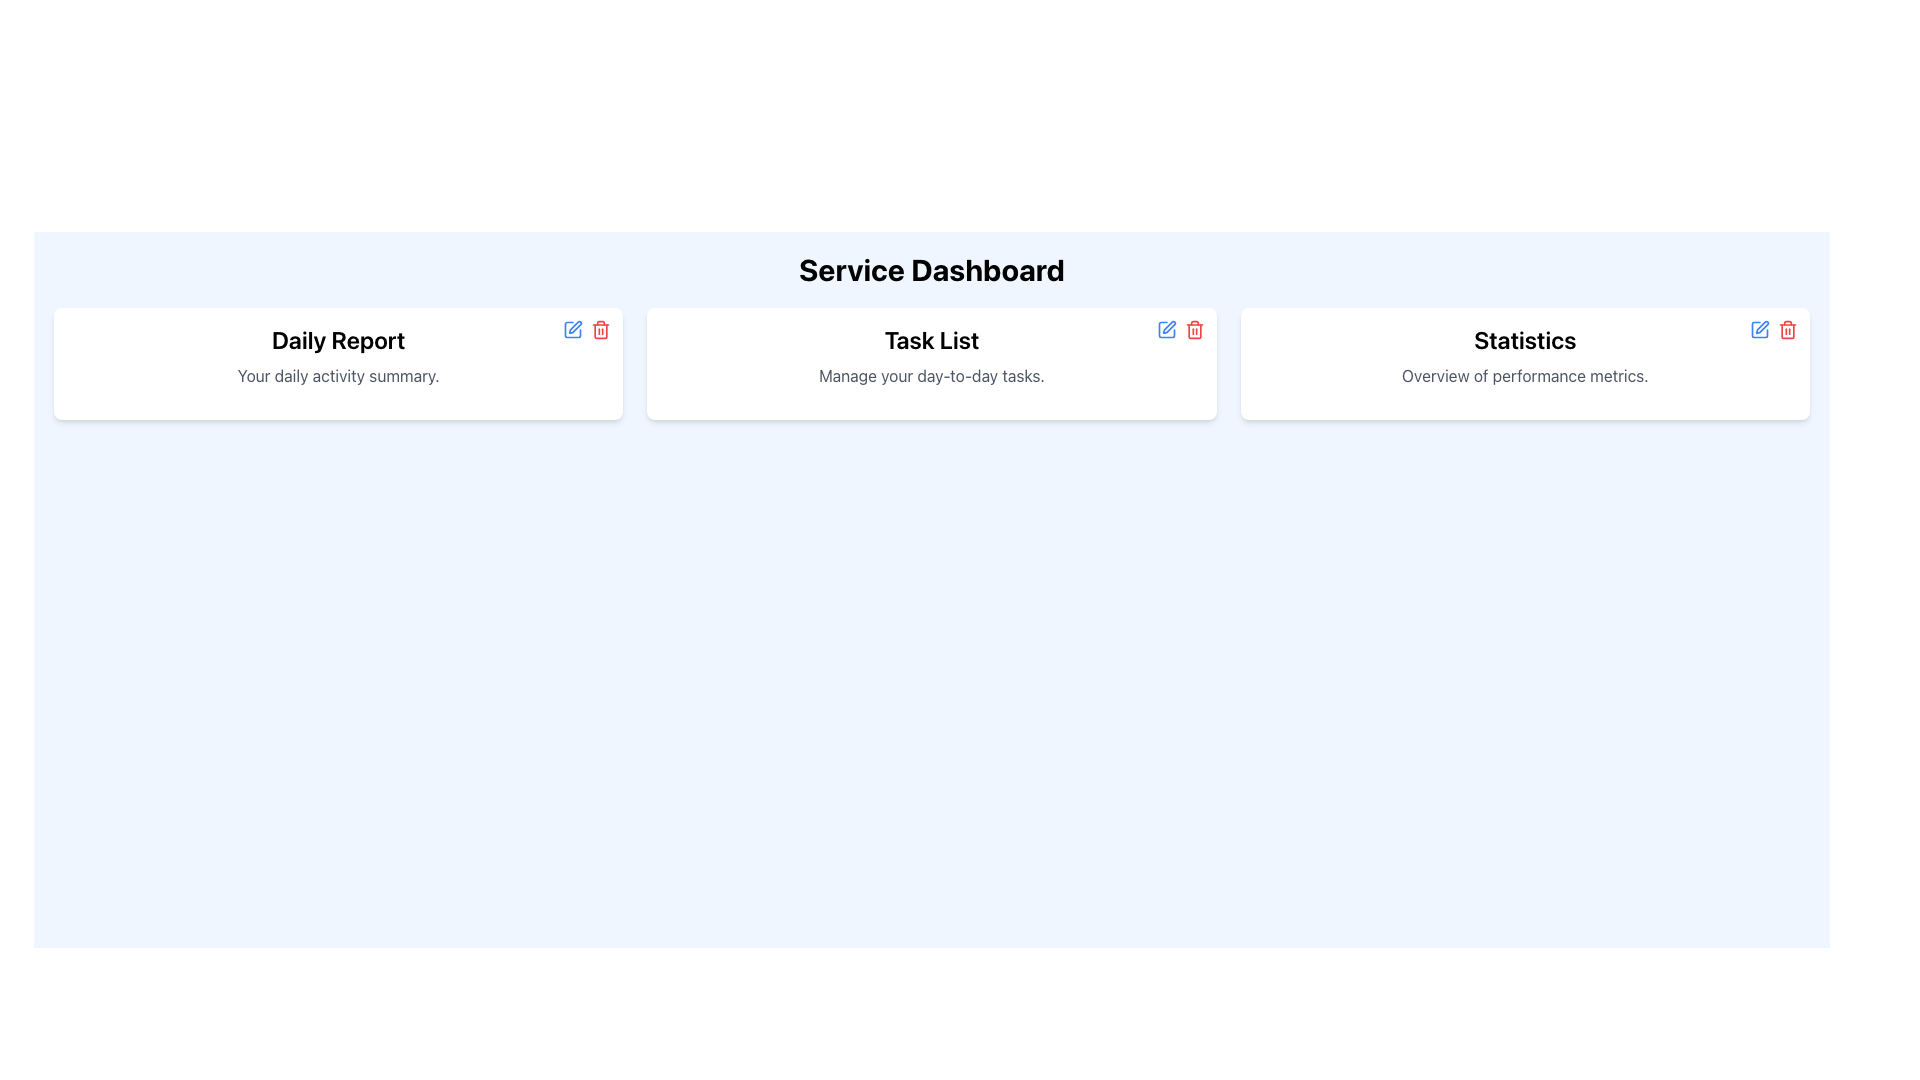  What do you see at coordinates (574, 326) in the screenshot?
I see `the button in the top-right corner of the 'Daily Report' card to initiate the edit action for modifying its content or settings` at bounding box center [574, 326].